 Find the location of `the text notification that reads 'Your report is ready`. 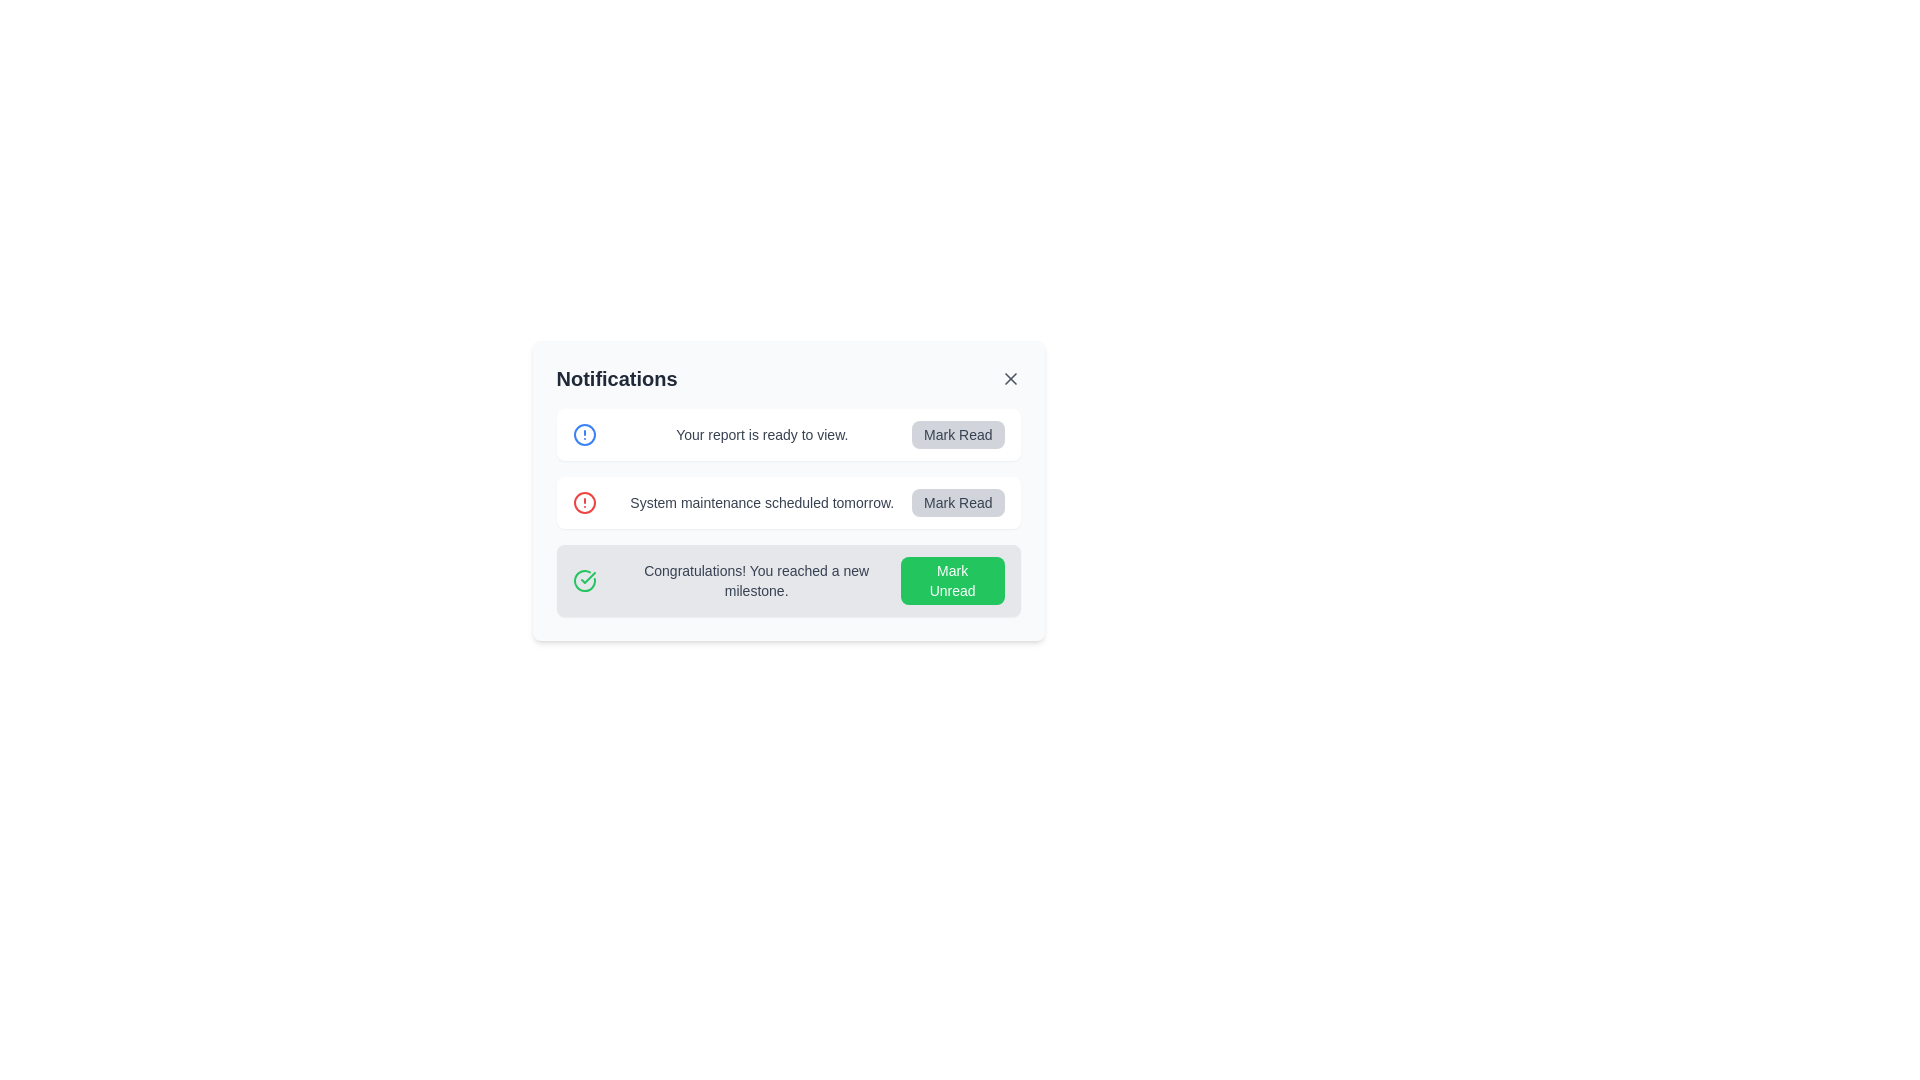

the text notification that reads 'Your report is ready is located at coordinates (761, 434).